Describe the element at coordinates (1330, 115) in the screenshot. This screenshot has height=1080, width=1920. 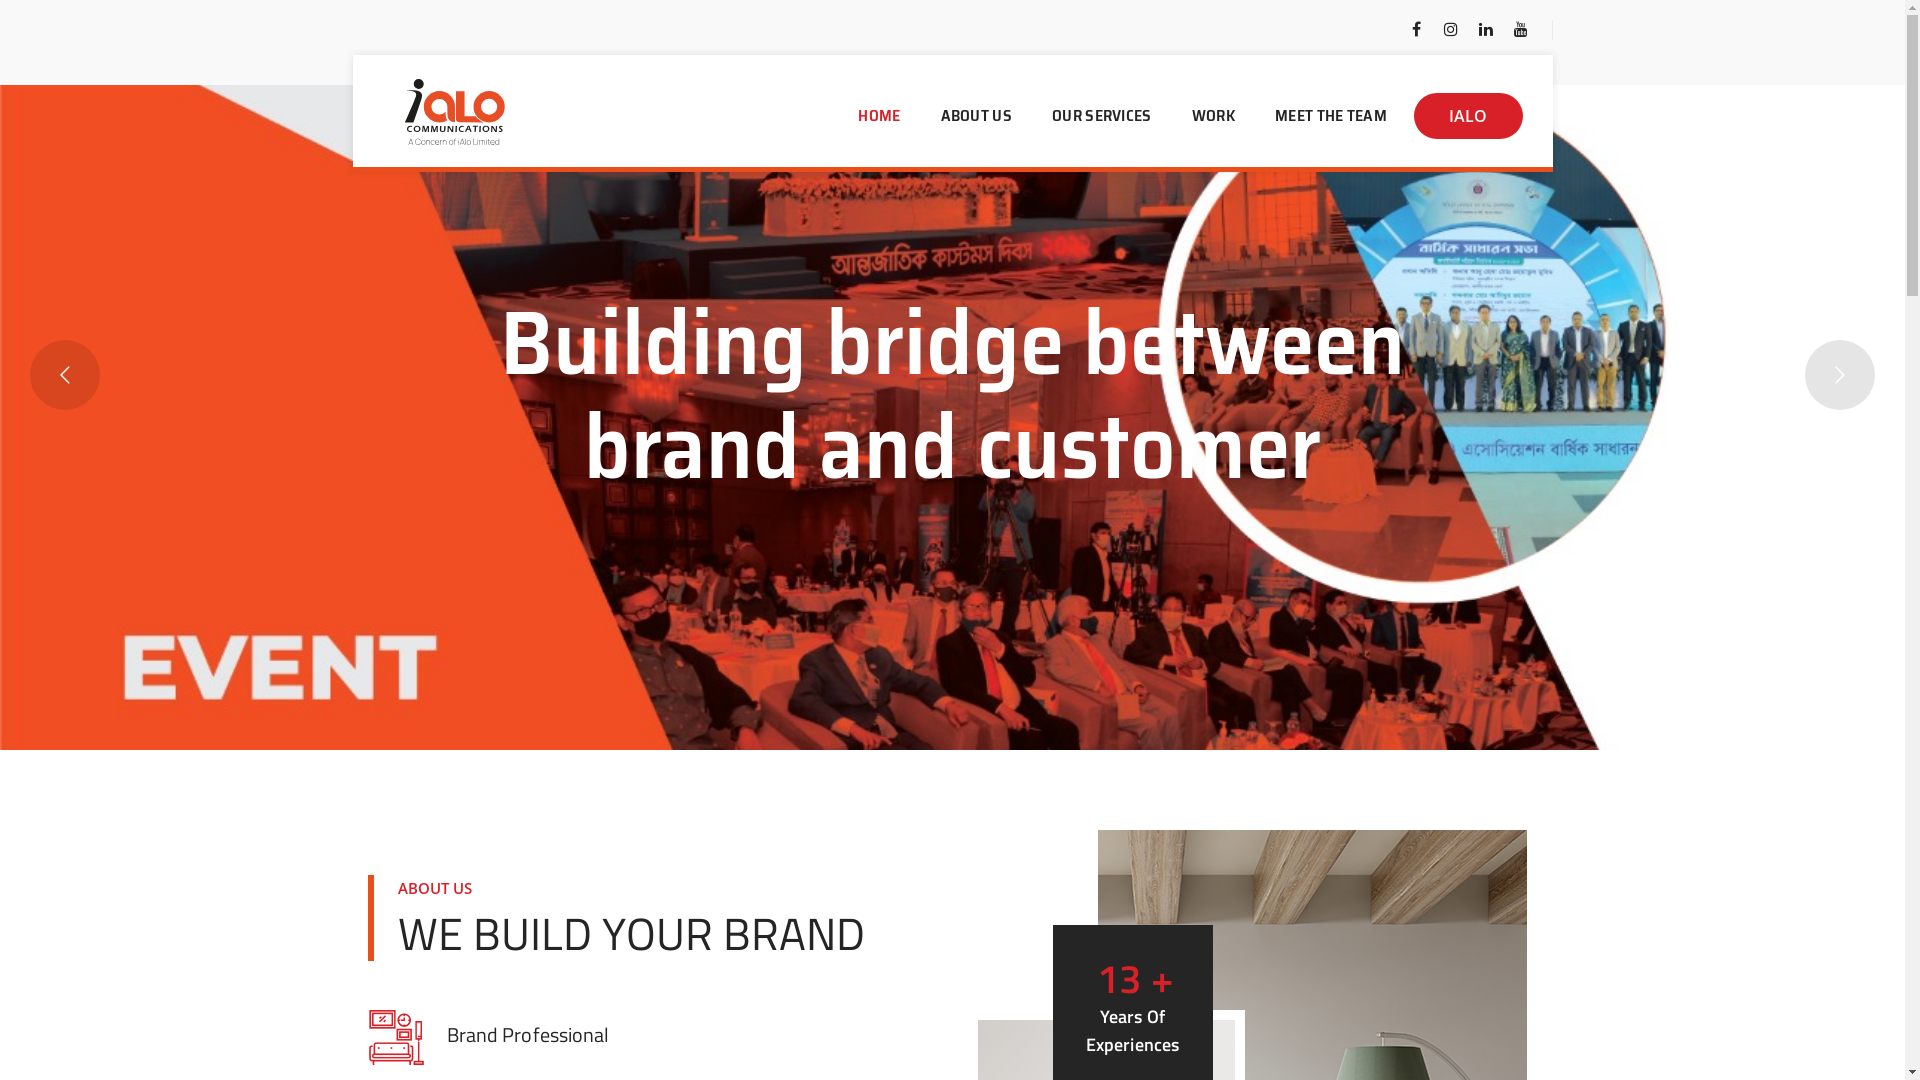
I see `'MEET THE TEAM'` at that location.